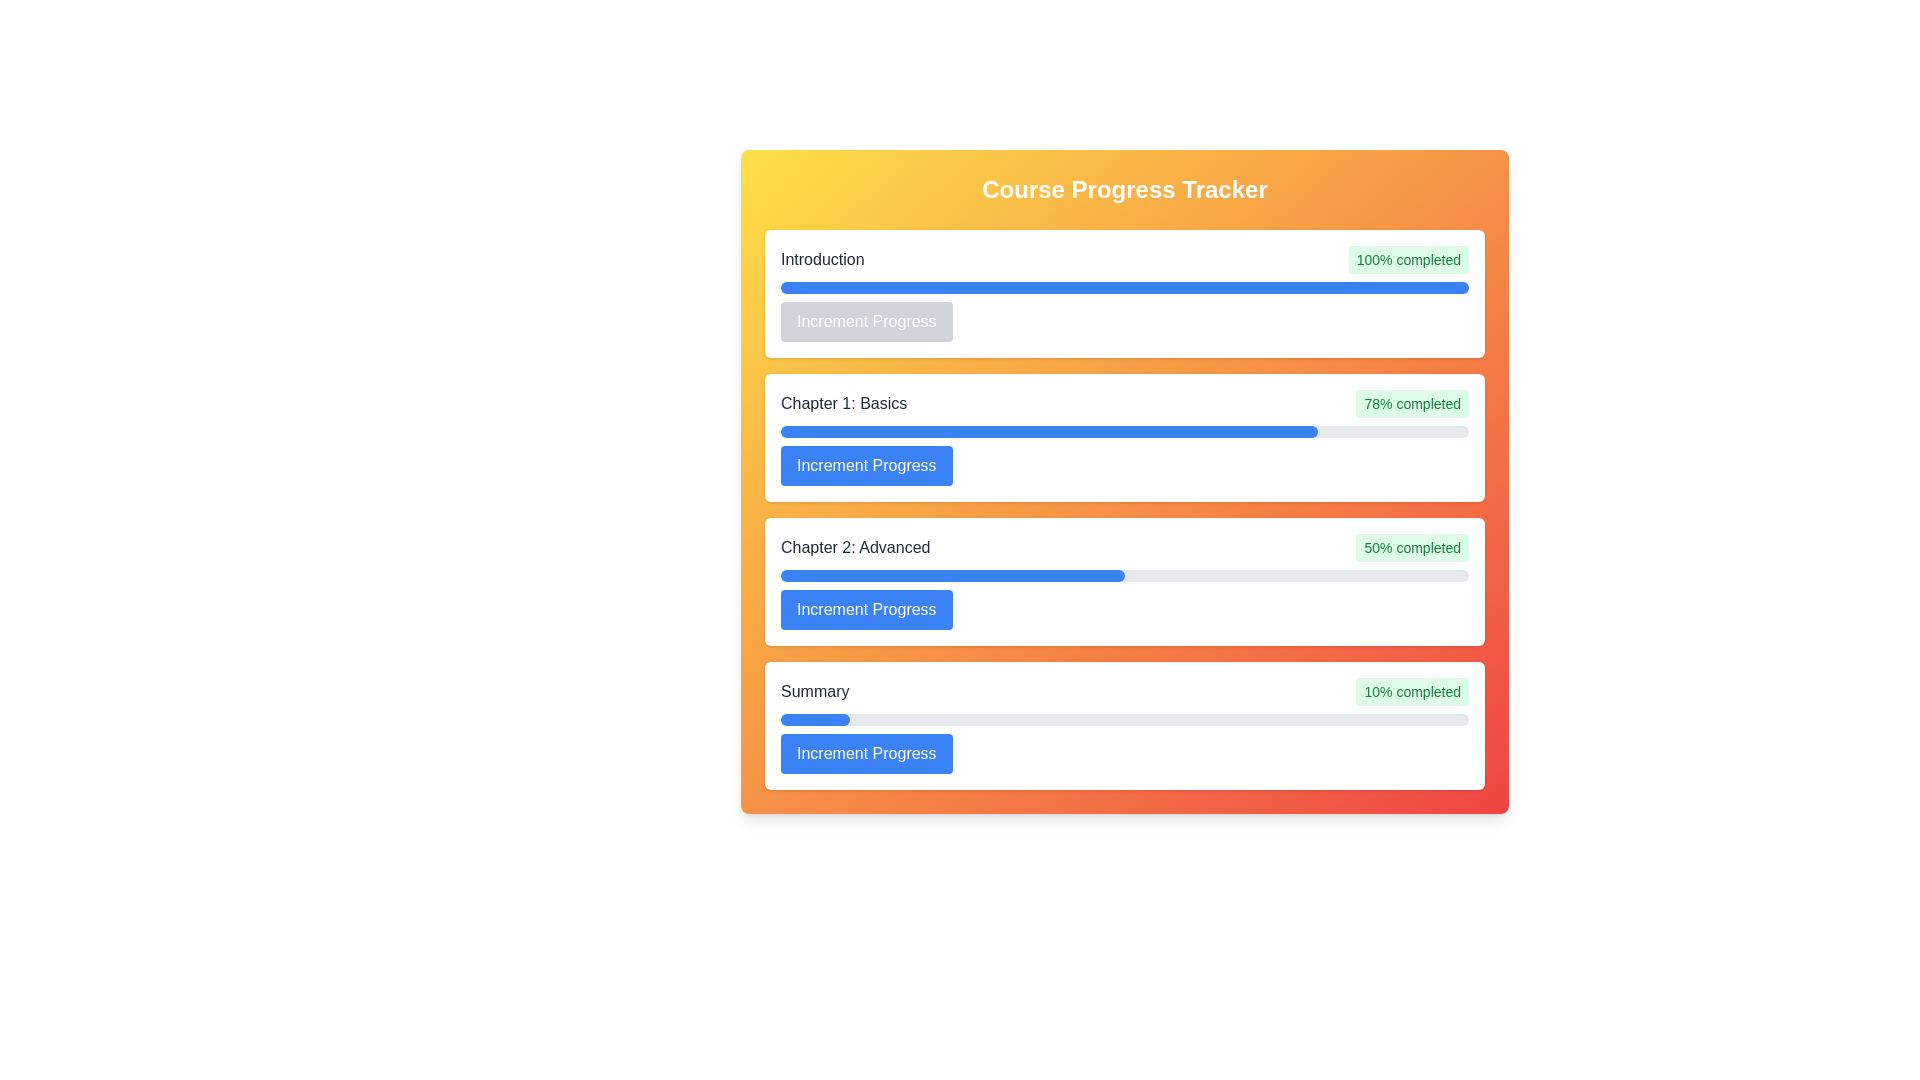 This screenshot has width=1920, height=1080. What do you see at coordinates (1048, 431) in the screenshot?
I see `the blue progress fill bar representing the progress of 'Chapter 1: Basics' visually` at bounding box center [1048, 431].